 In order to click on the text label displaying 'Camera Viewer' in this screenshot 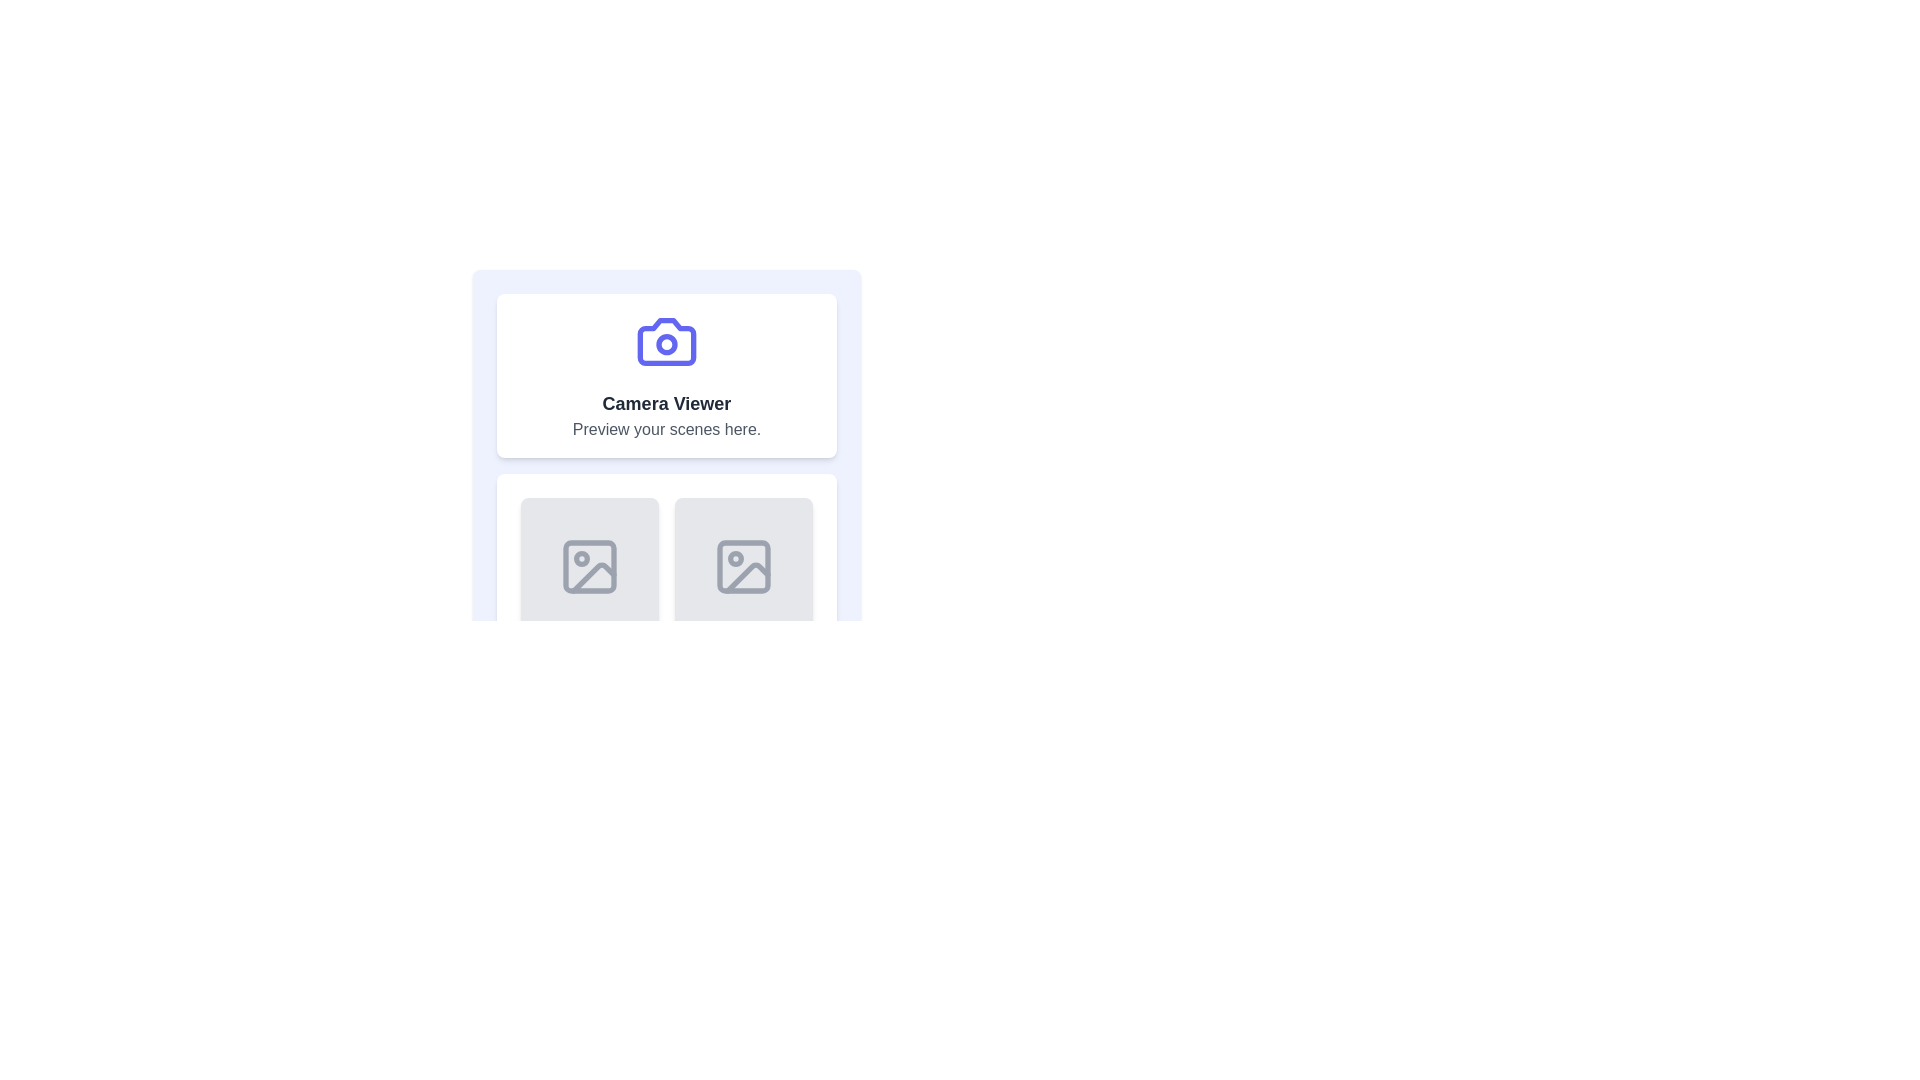, I will do `click(667, 404)`.